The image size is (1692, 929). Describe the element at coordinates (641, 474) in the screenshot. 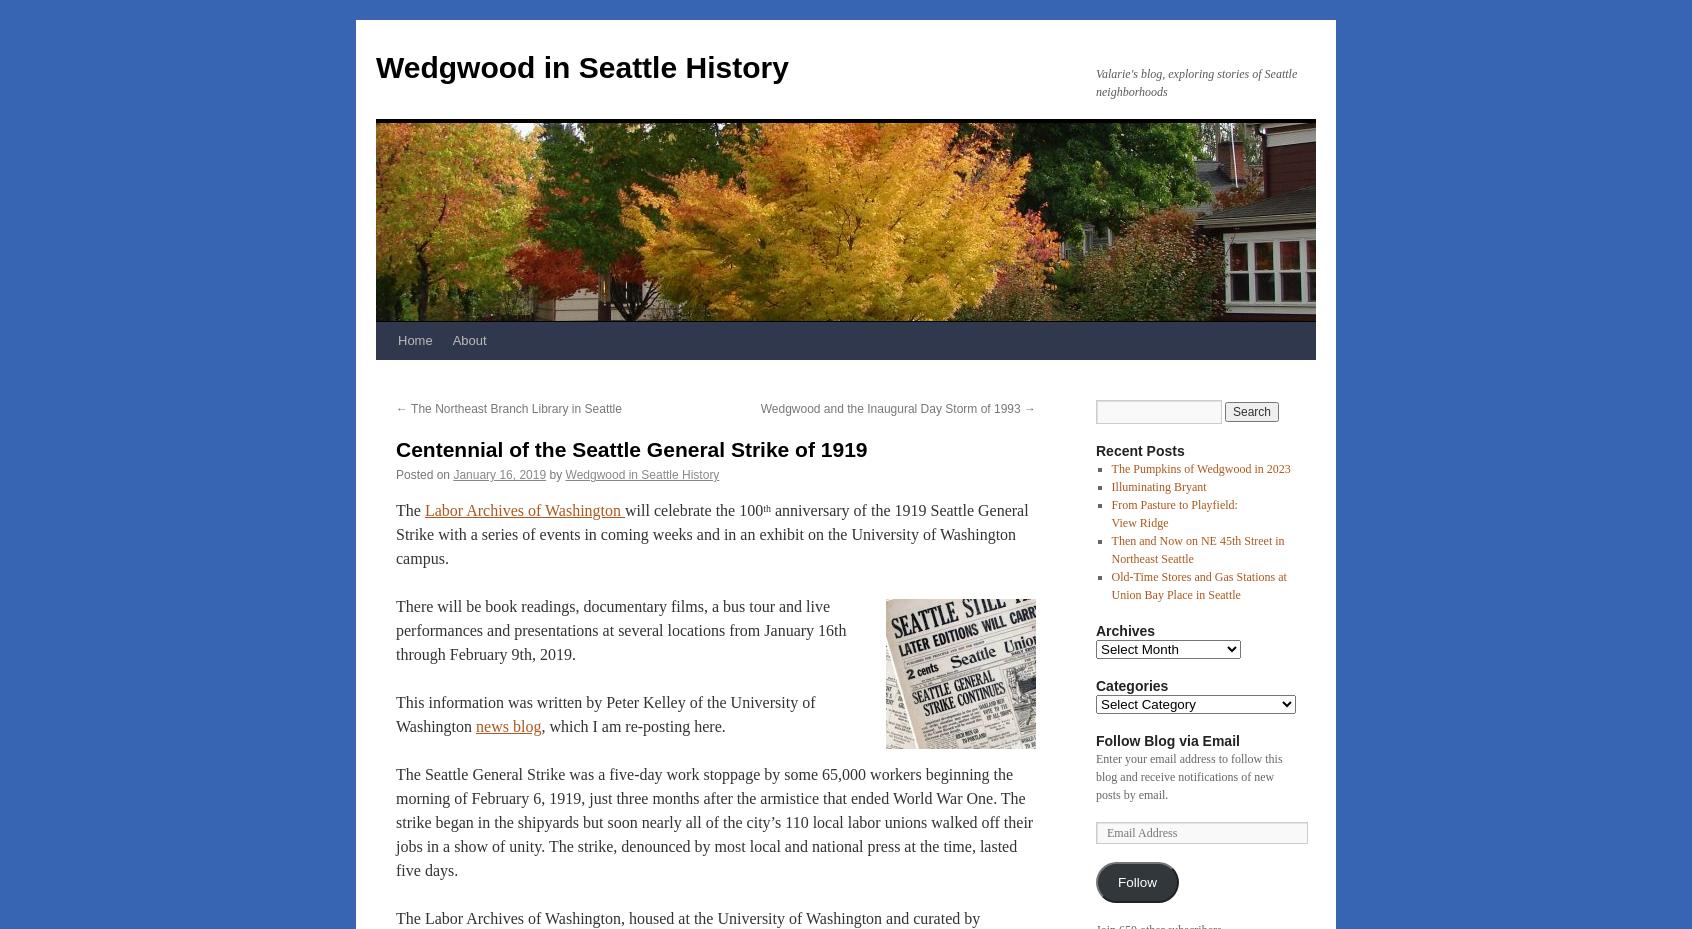

I see `'Wedgwood in Seattle History'` at that location.